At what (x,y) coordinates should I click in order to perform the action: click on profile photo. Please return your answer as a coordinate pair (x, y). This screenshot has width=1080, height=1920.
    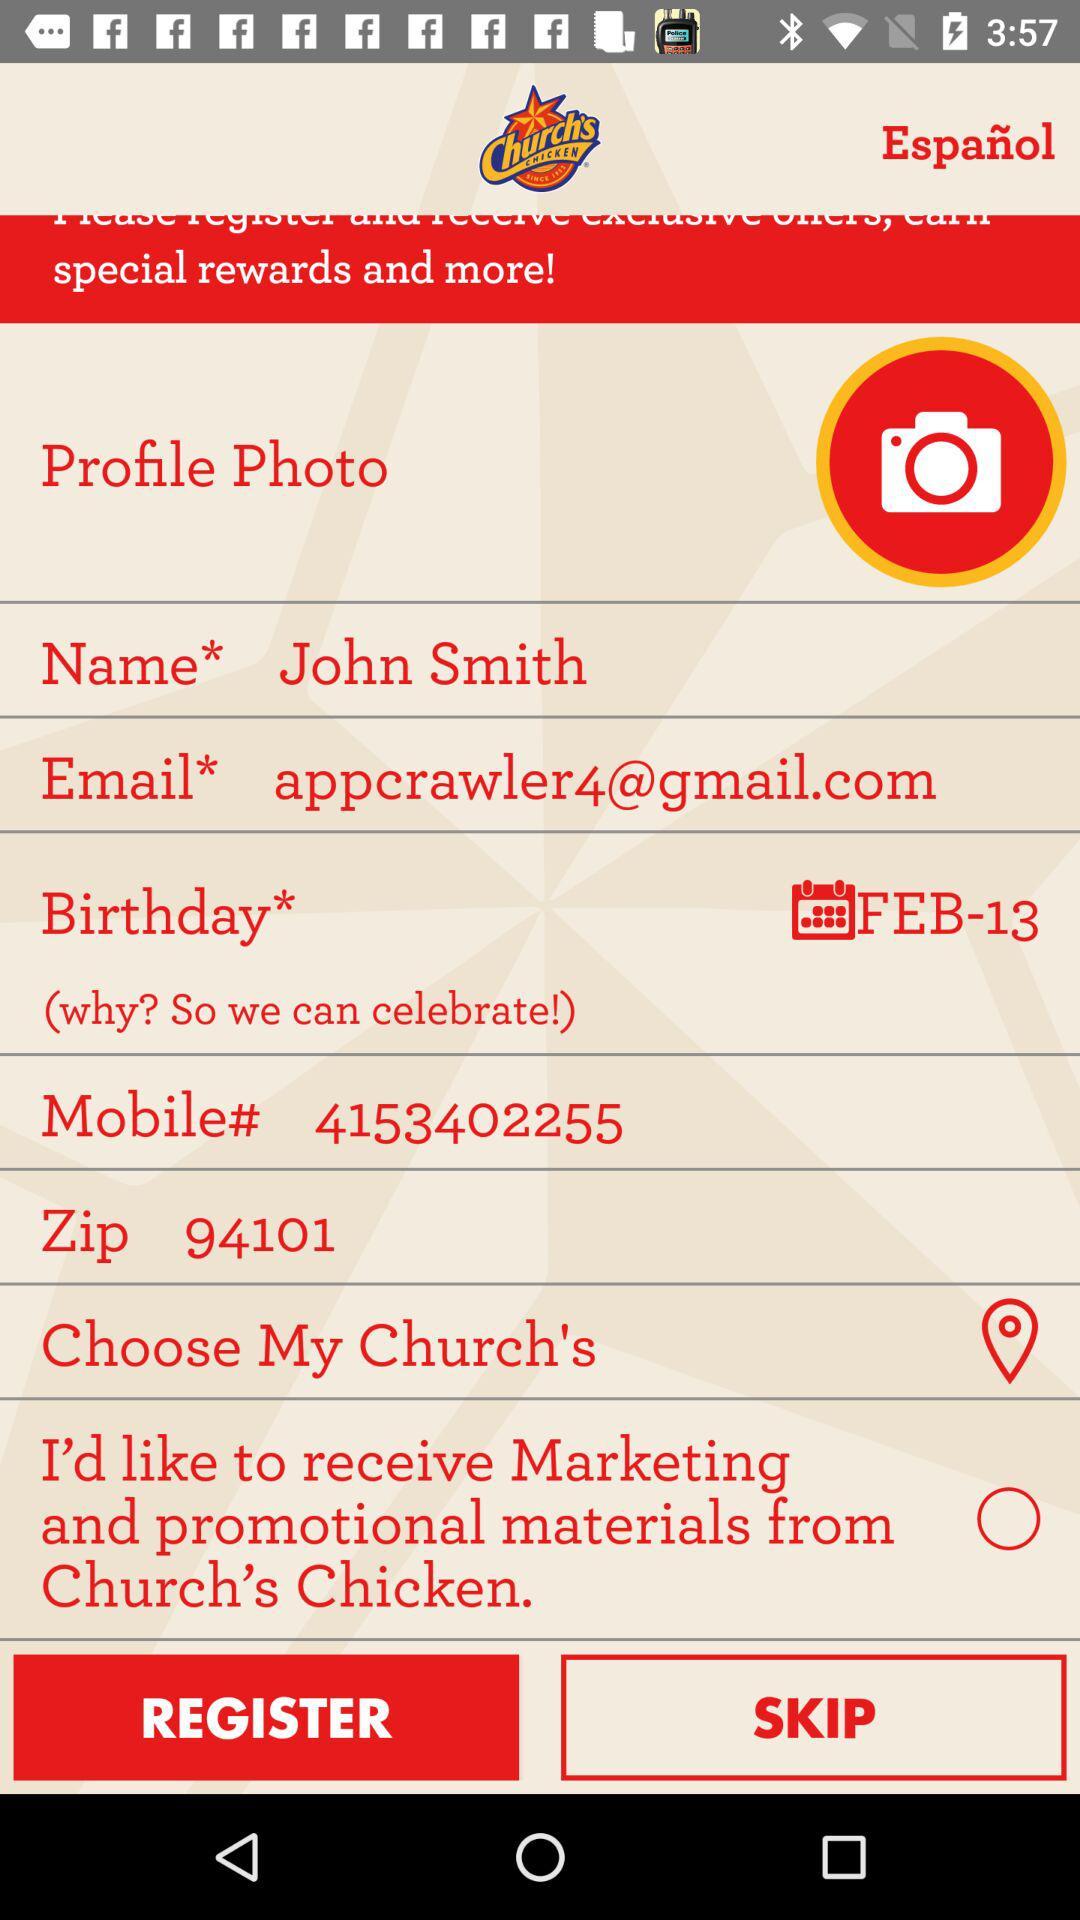
    Looking at the image, I should click on (941, 460).